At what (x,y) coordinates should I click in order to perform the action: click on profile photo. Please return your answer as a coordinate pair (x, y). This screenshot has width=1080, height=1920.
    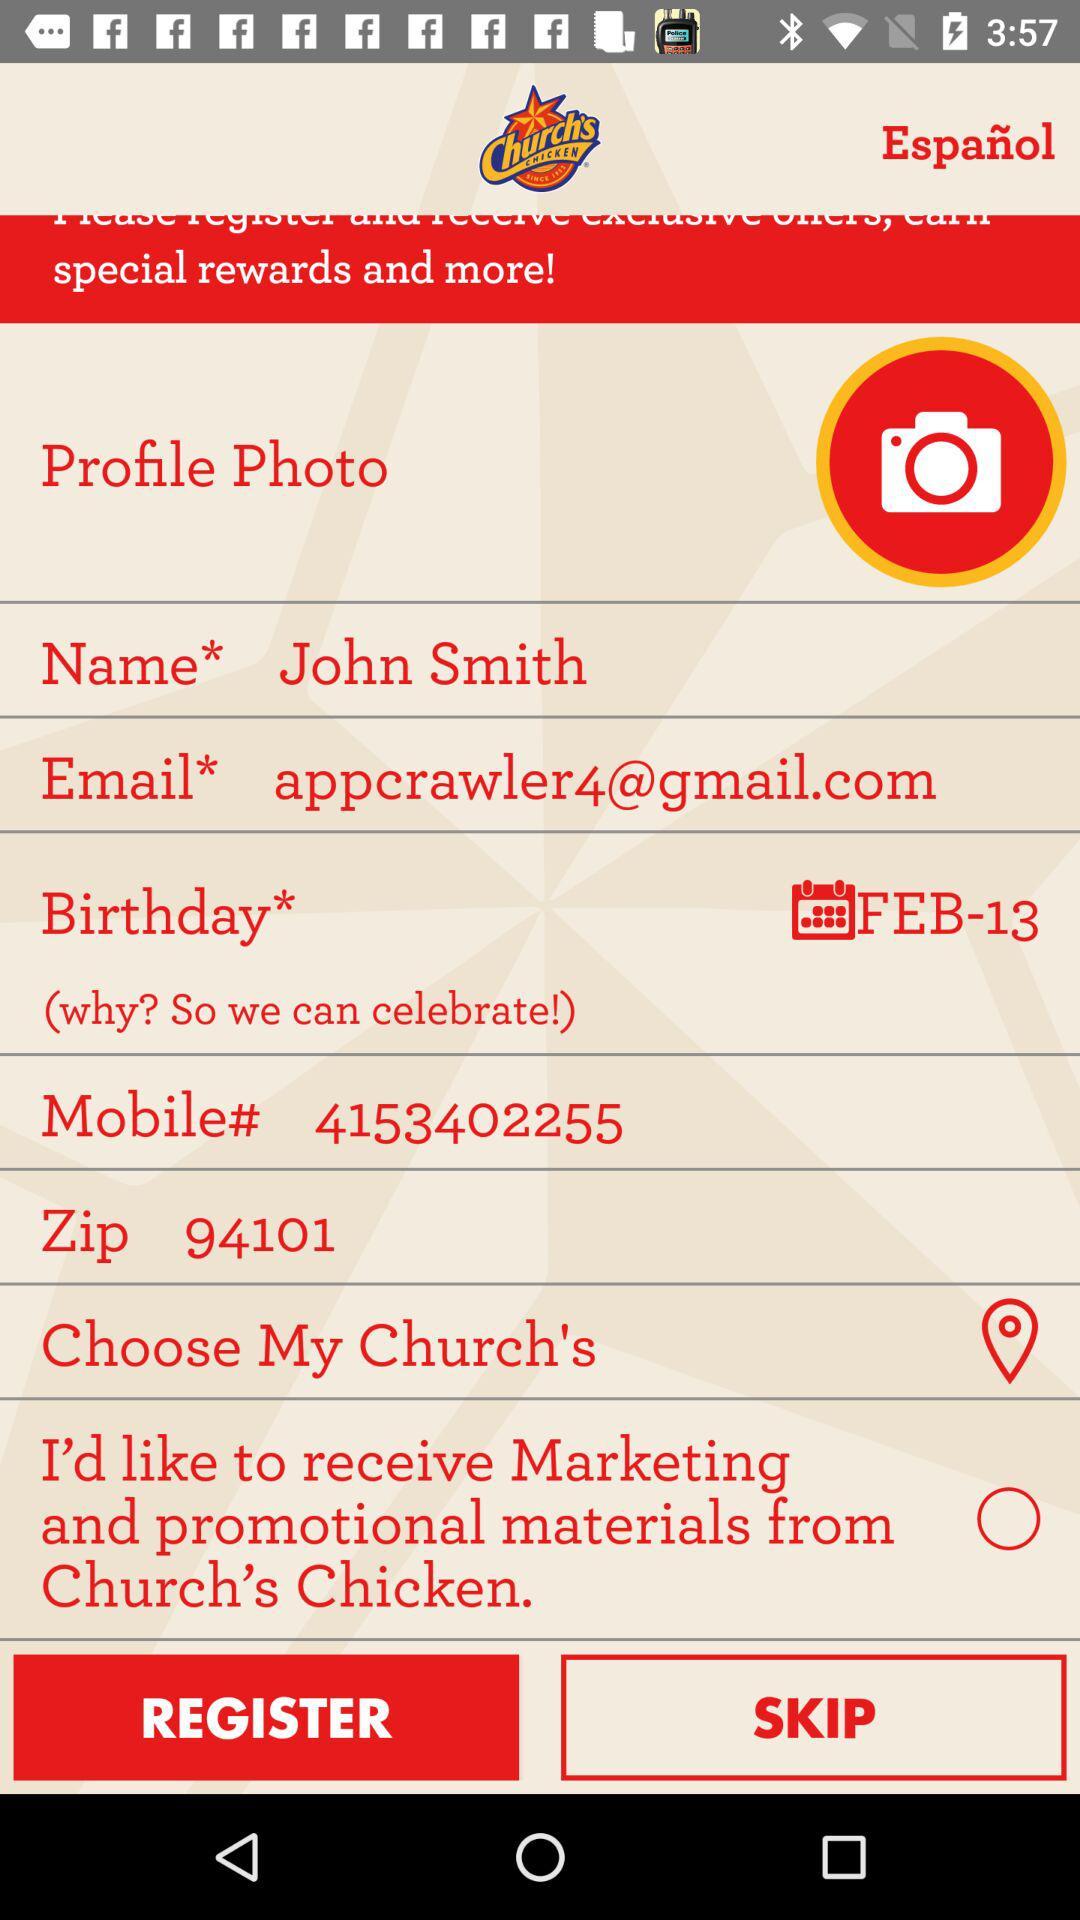
    Looking at the image, I should click on (941, 460).